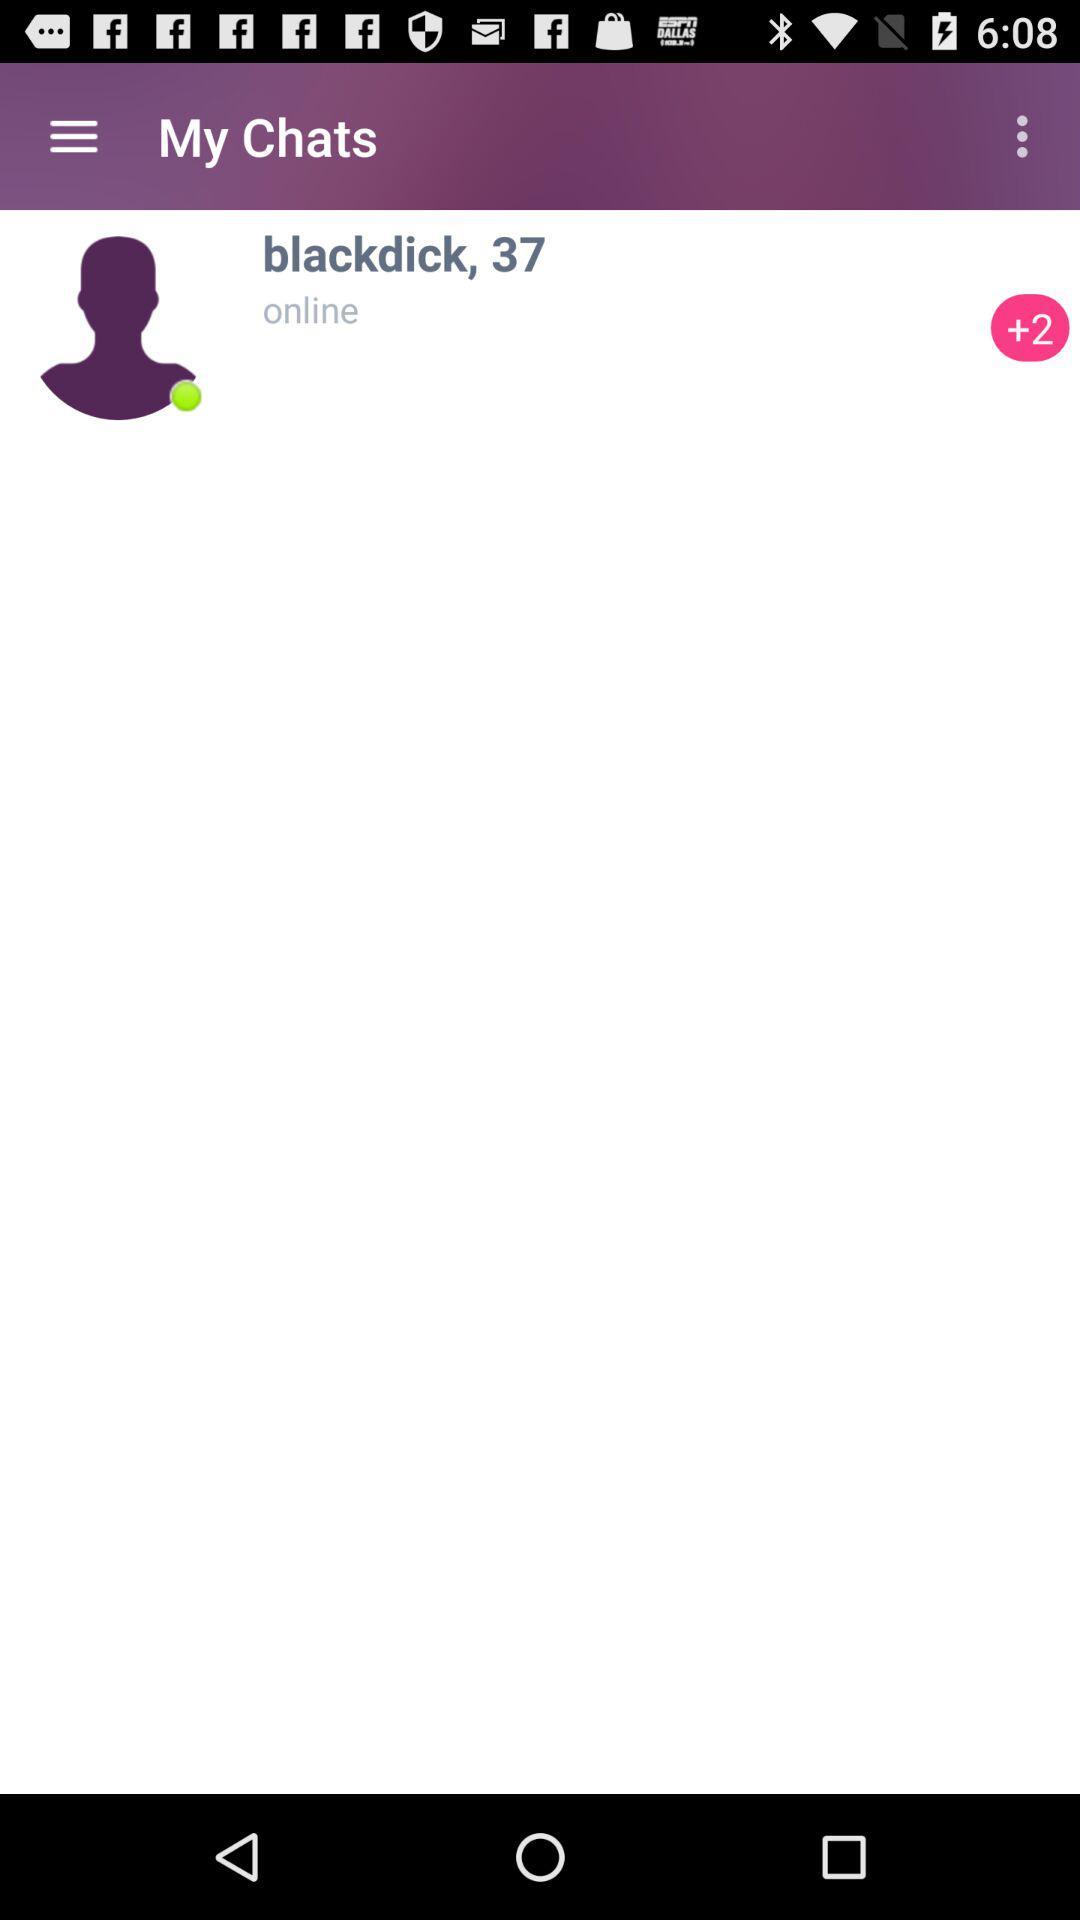 The image size is (1080, 1920). What do you see at coordinates (72, 135) in the screenshot?
I see `icon next to my chats icon` at bounding box center [72, 135].